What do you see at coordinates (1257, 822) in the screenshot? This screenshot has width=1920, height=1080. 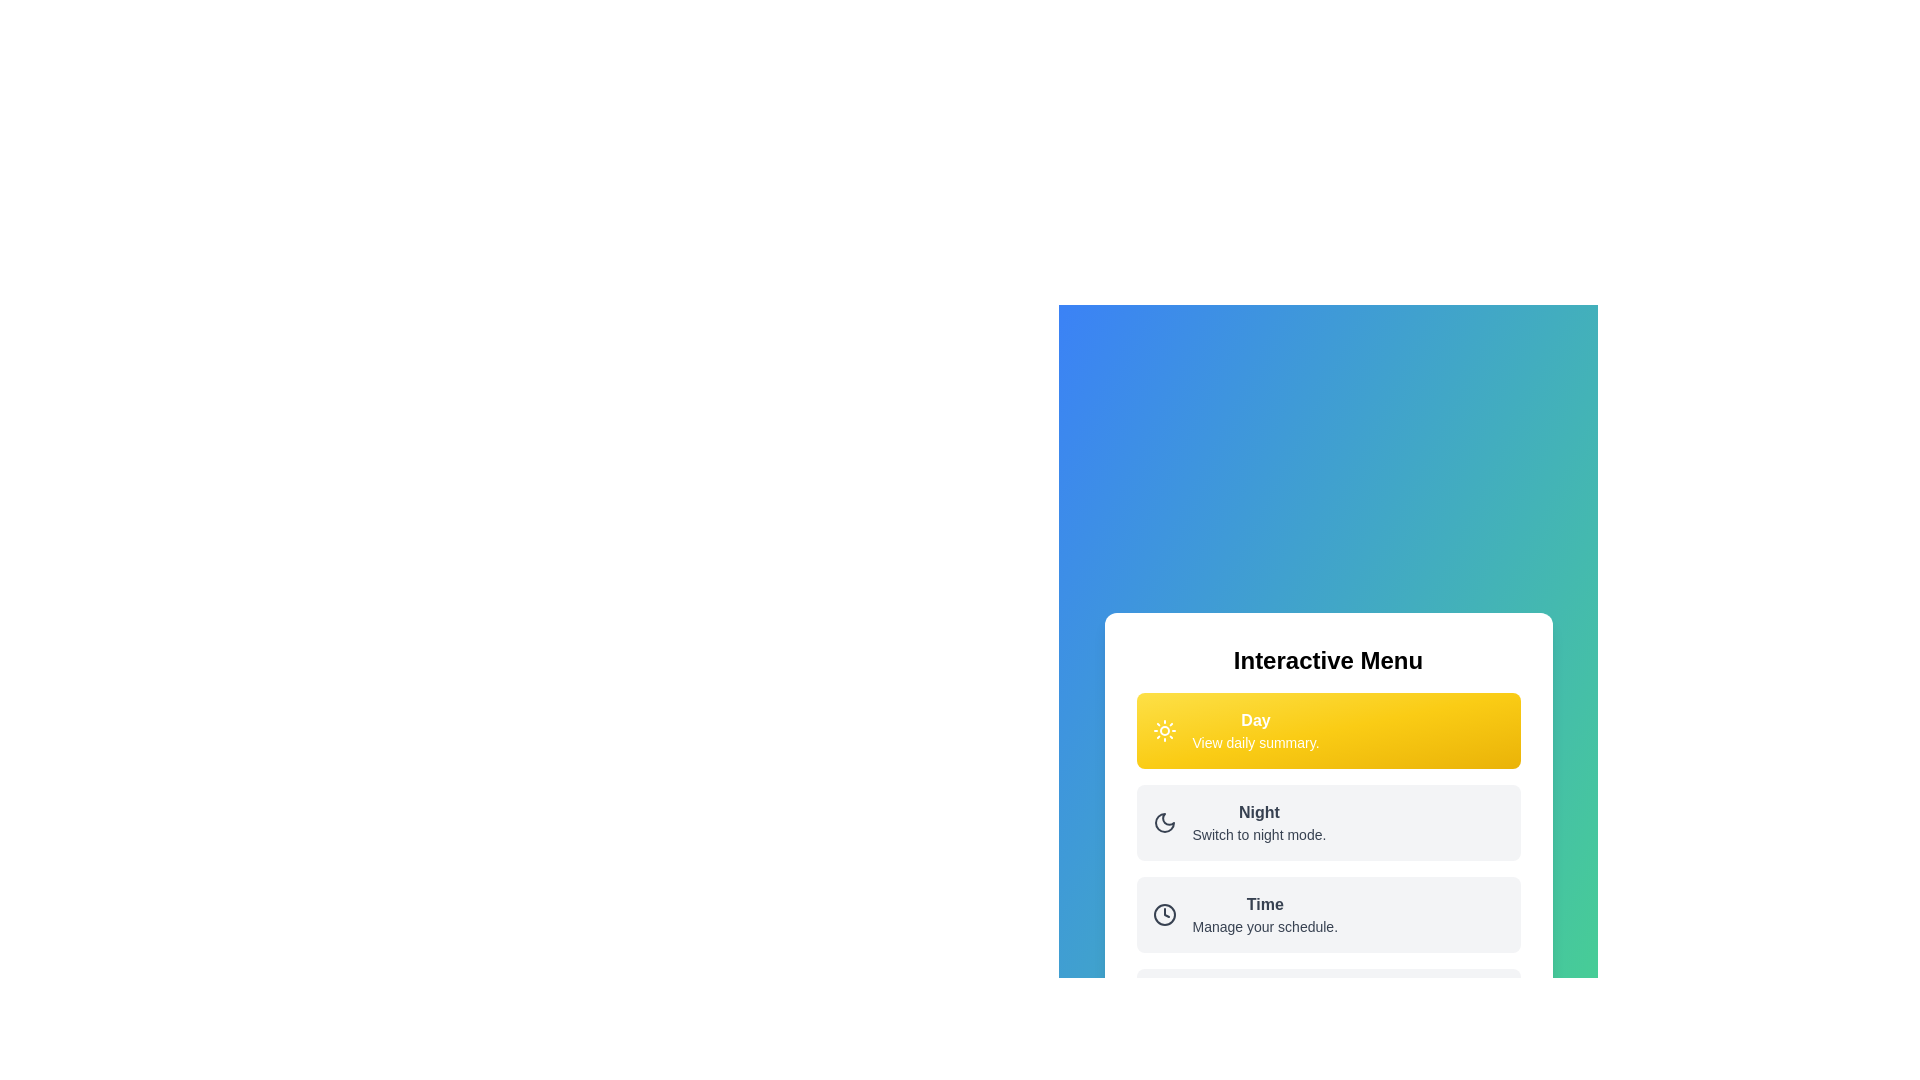 I see `the text of the menu option Night` at bounding box center [1257, 822].